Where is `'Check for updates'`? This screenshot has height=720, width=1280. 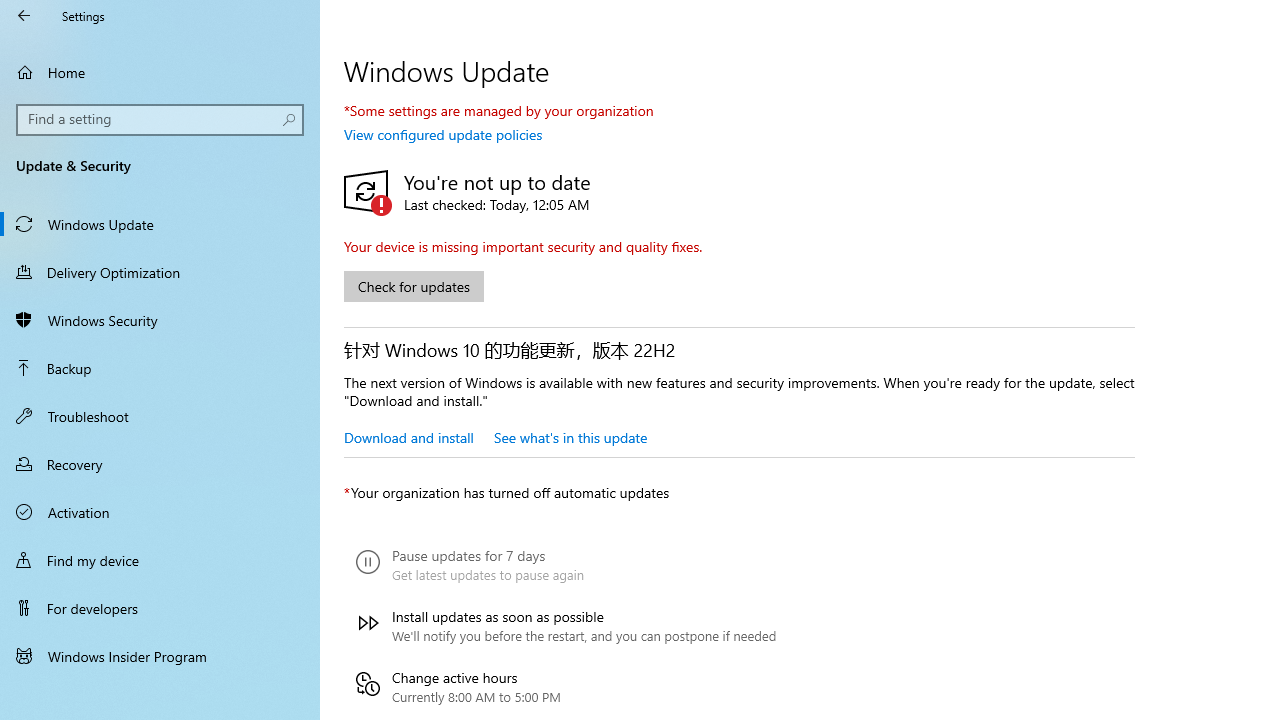 'Check for updates' is located at coordinates (413, 286).